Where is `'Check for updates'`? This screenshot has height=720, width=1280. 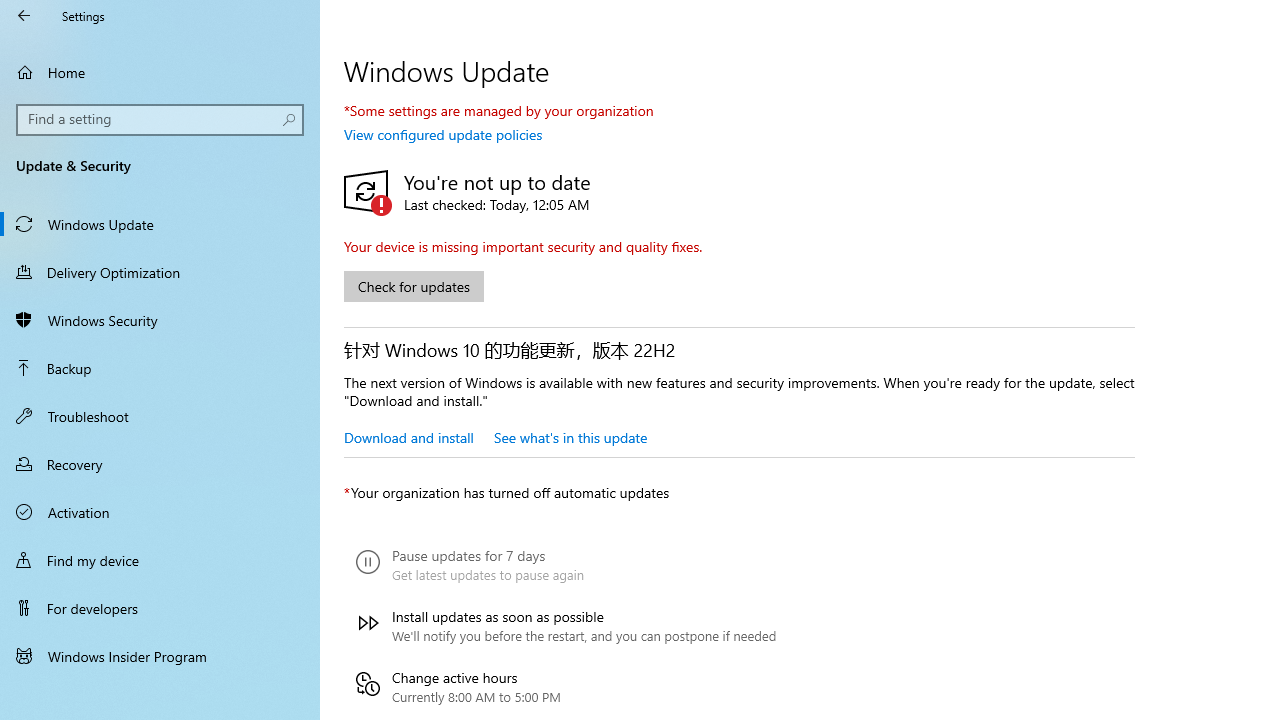 'Check for updates' is located at coordinates (413, 286).